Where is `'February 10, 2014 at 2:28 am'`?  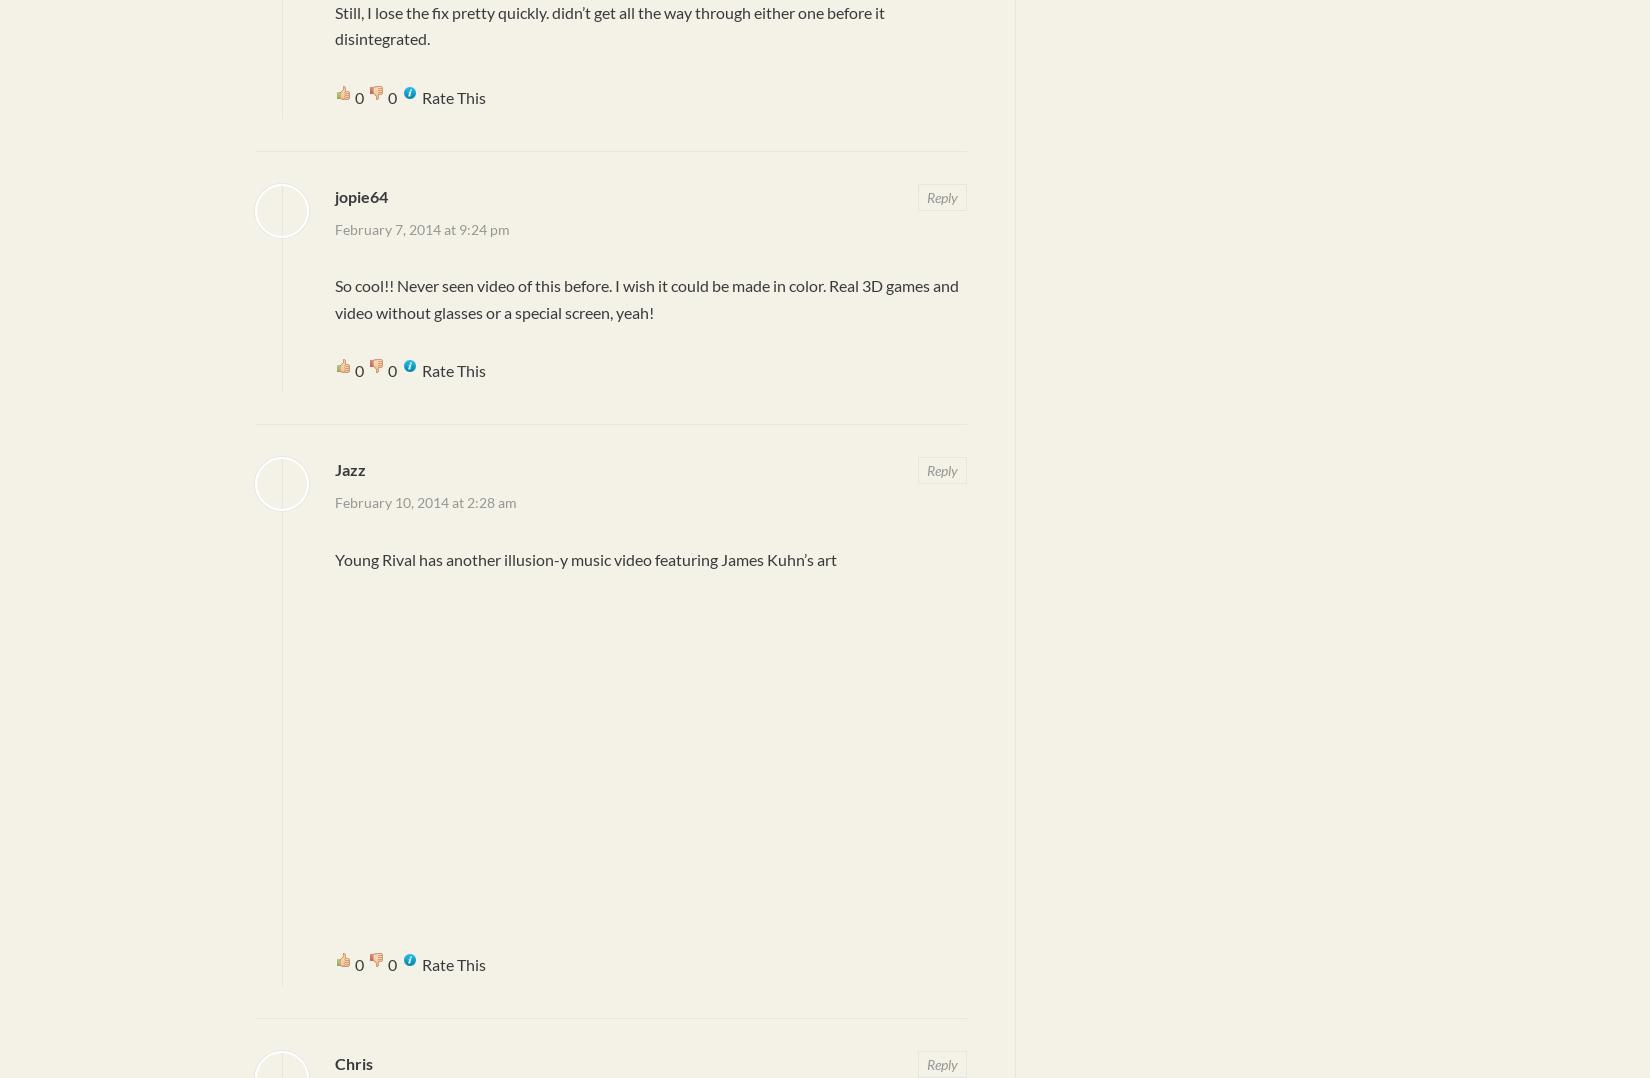 'February 10, 2014 at 2:28 am' is located at coordinates (425, 502).